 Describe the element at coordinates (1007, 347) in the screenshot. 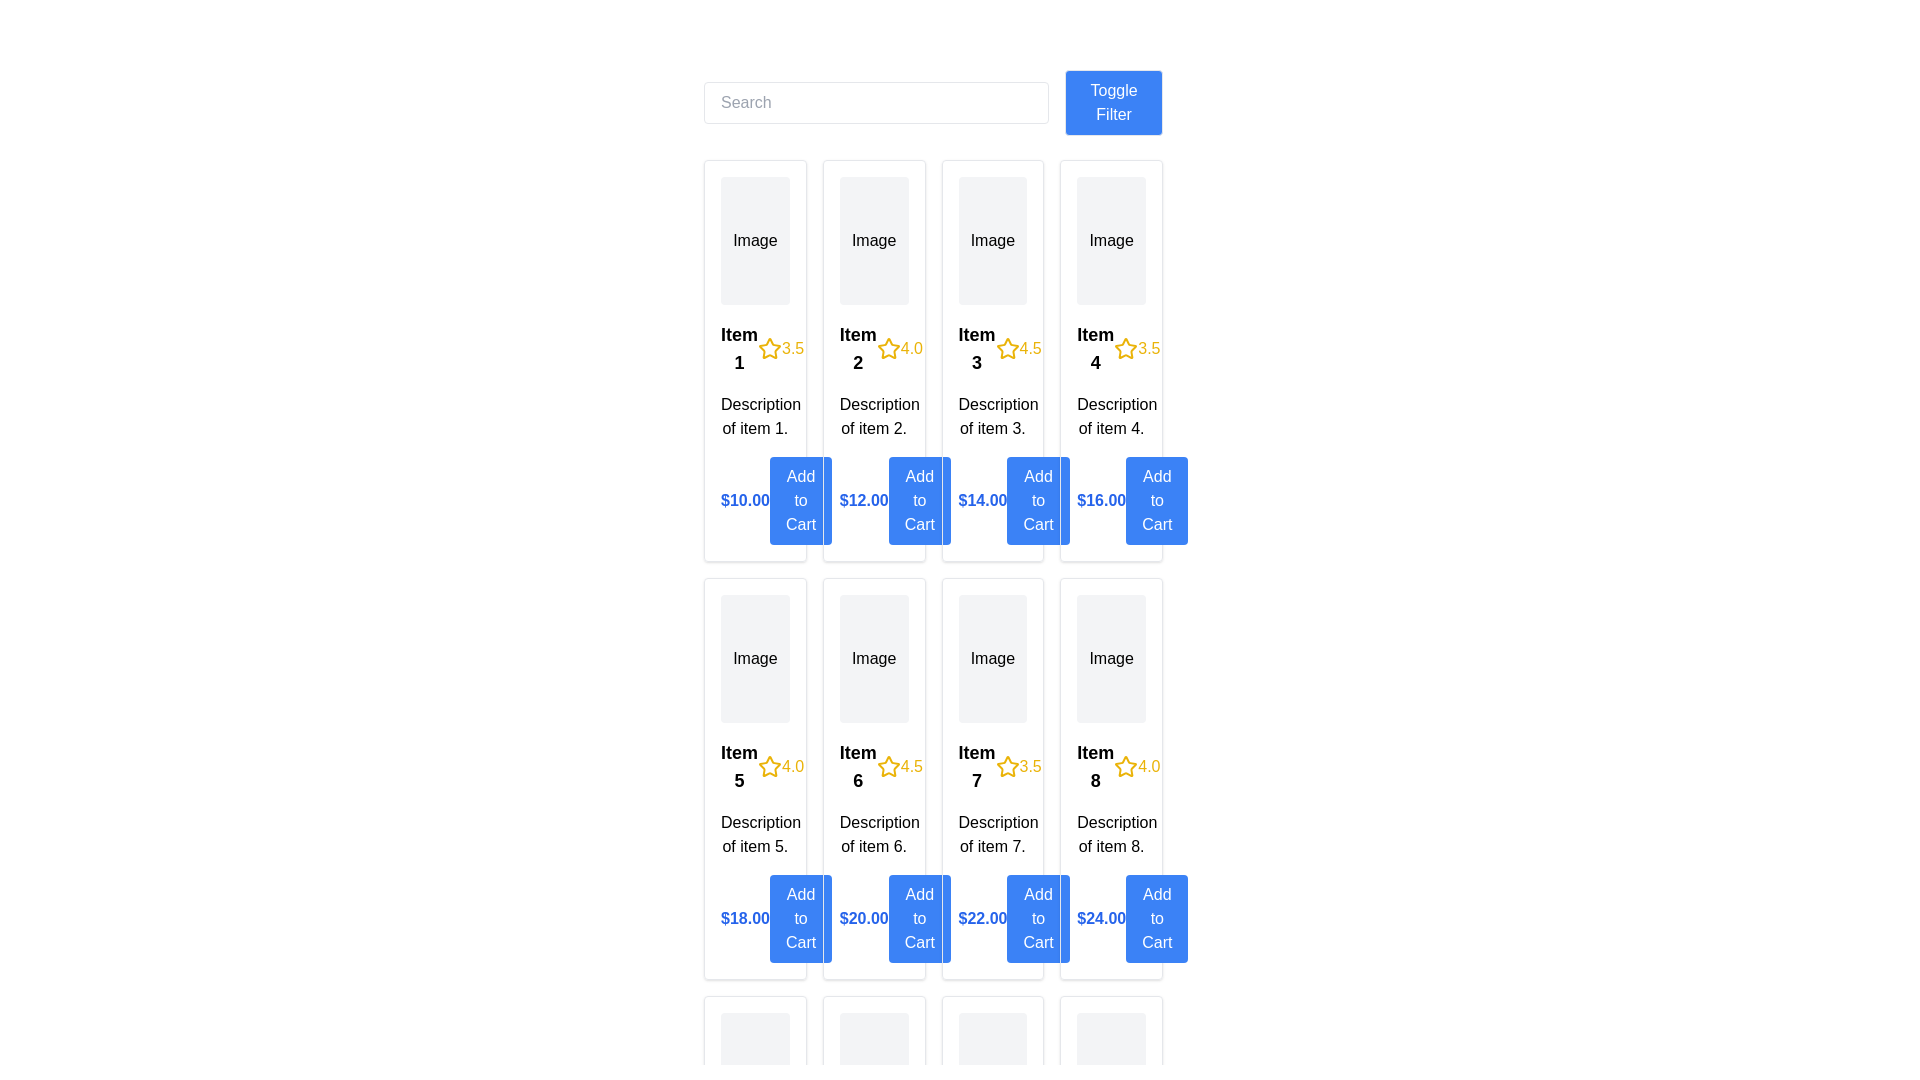

I see `the star icon representing the rating value of '4.5' located in the third item listing under the label 'Item 3'` at that location.